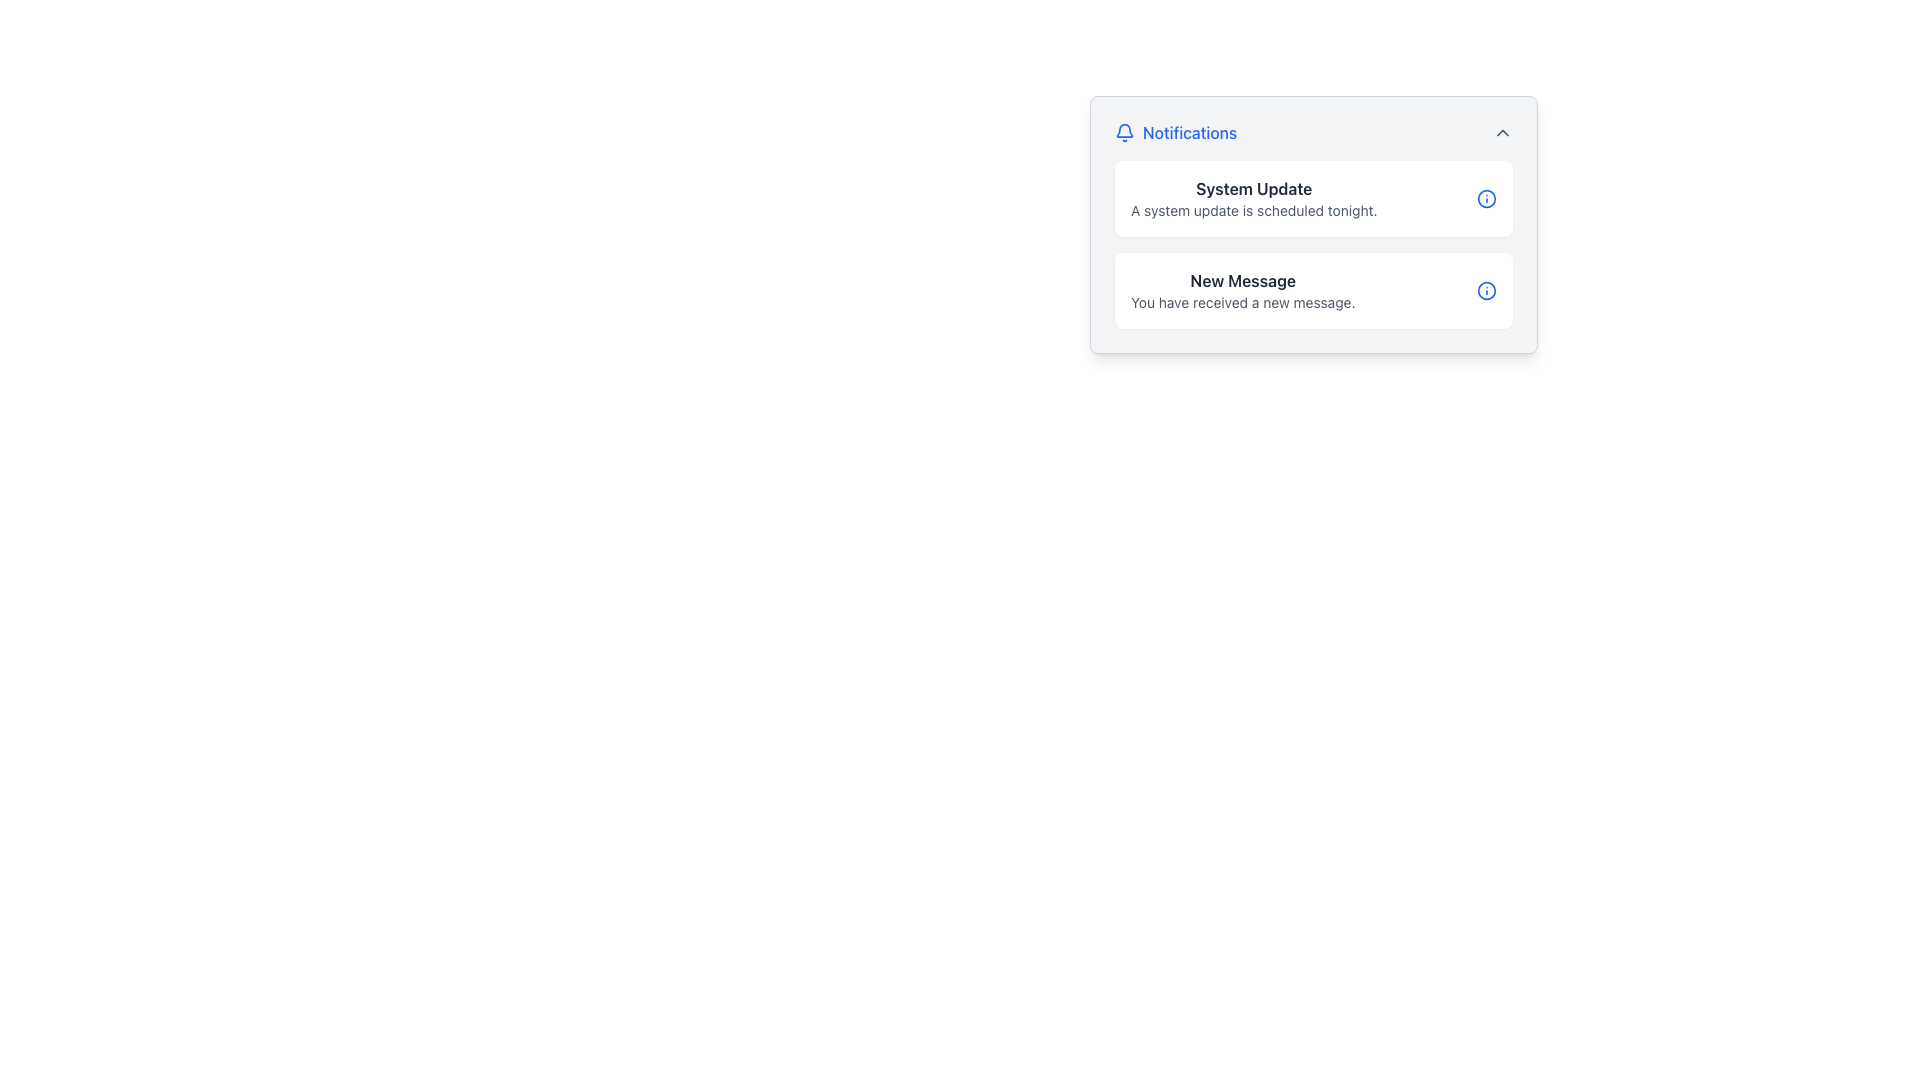  I want to click on the notification bell icon located in the top-left corner of the Notification card, adjacent to the 'Notifications' title, so click(1124, 130).